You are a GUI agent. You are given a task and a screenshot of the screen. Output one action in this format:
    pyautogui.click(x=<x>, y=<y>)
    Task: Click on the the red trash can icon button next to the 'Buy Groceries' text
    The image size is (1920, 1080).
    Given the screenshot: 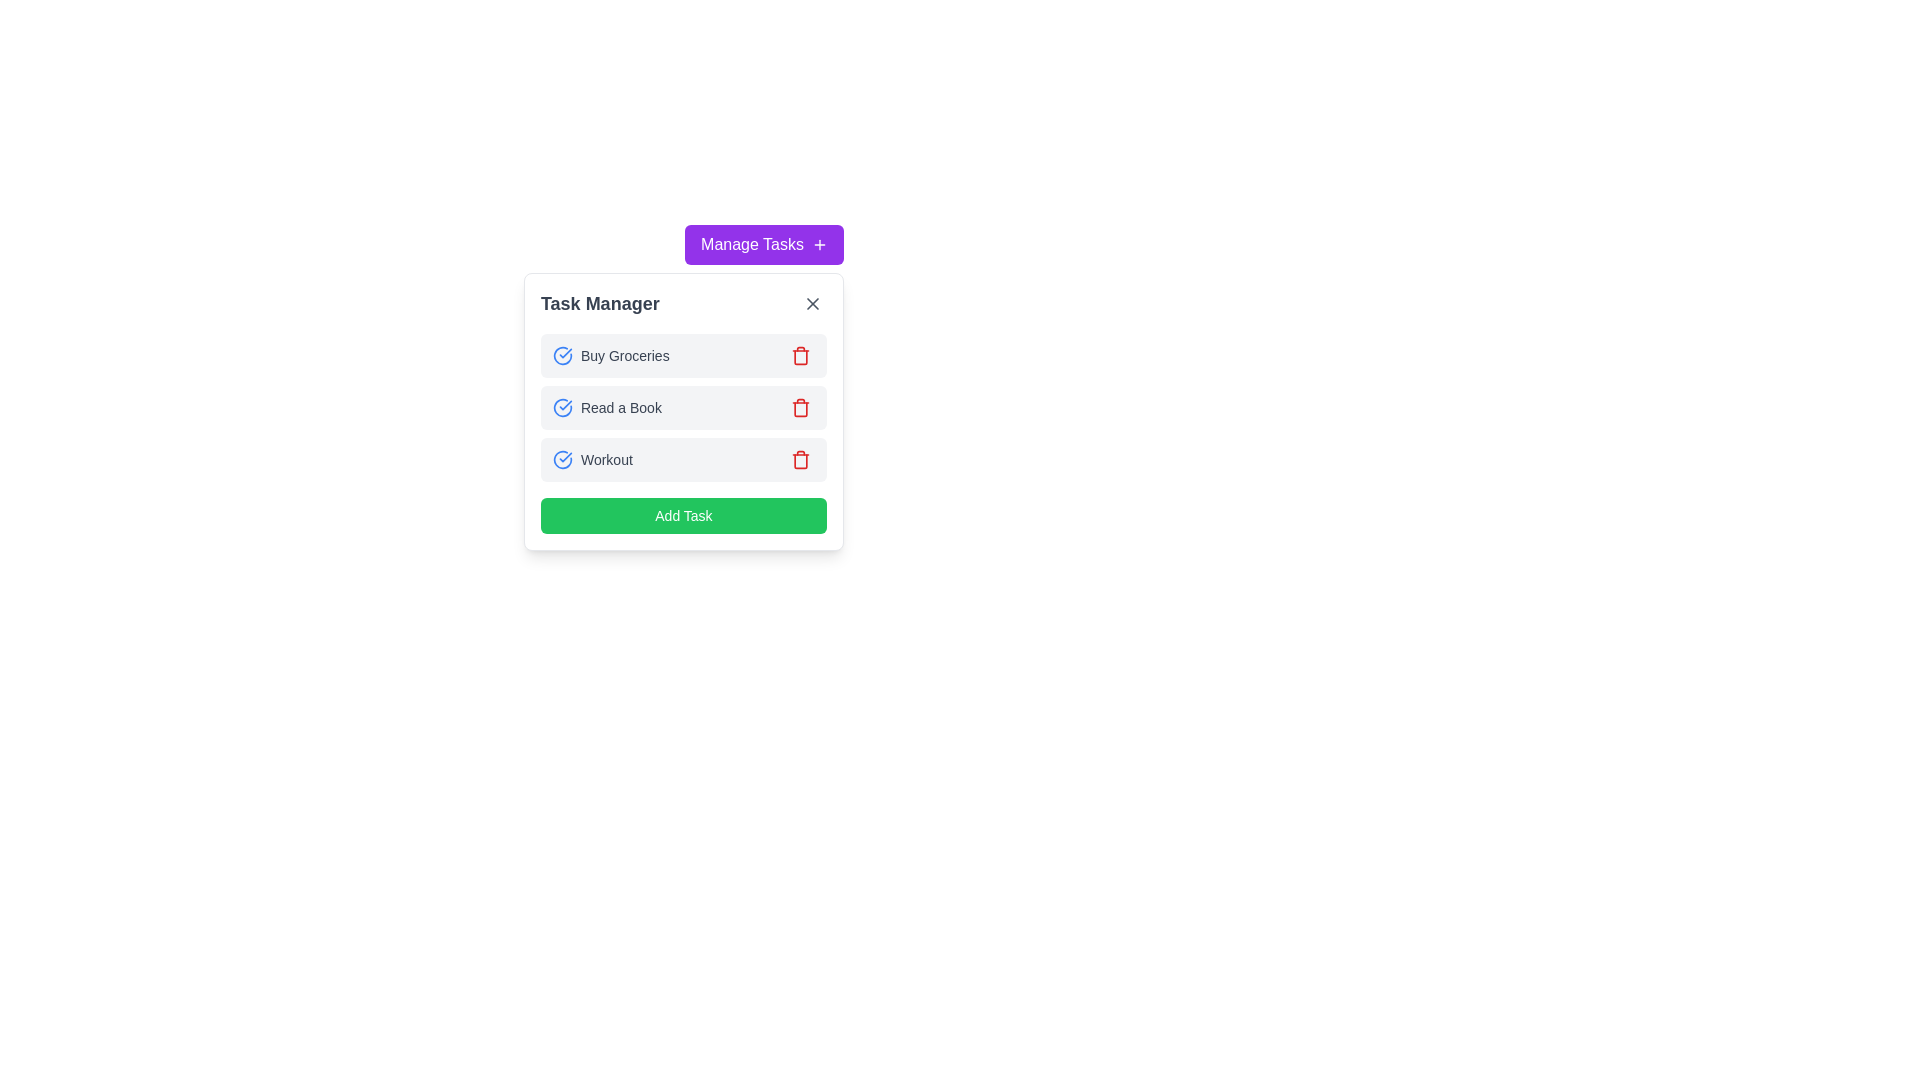 What is the action you would take?
    pyautogui.click(x=801, y=354)
    